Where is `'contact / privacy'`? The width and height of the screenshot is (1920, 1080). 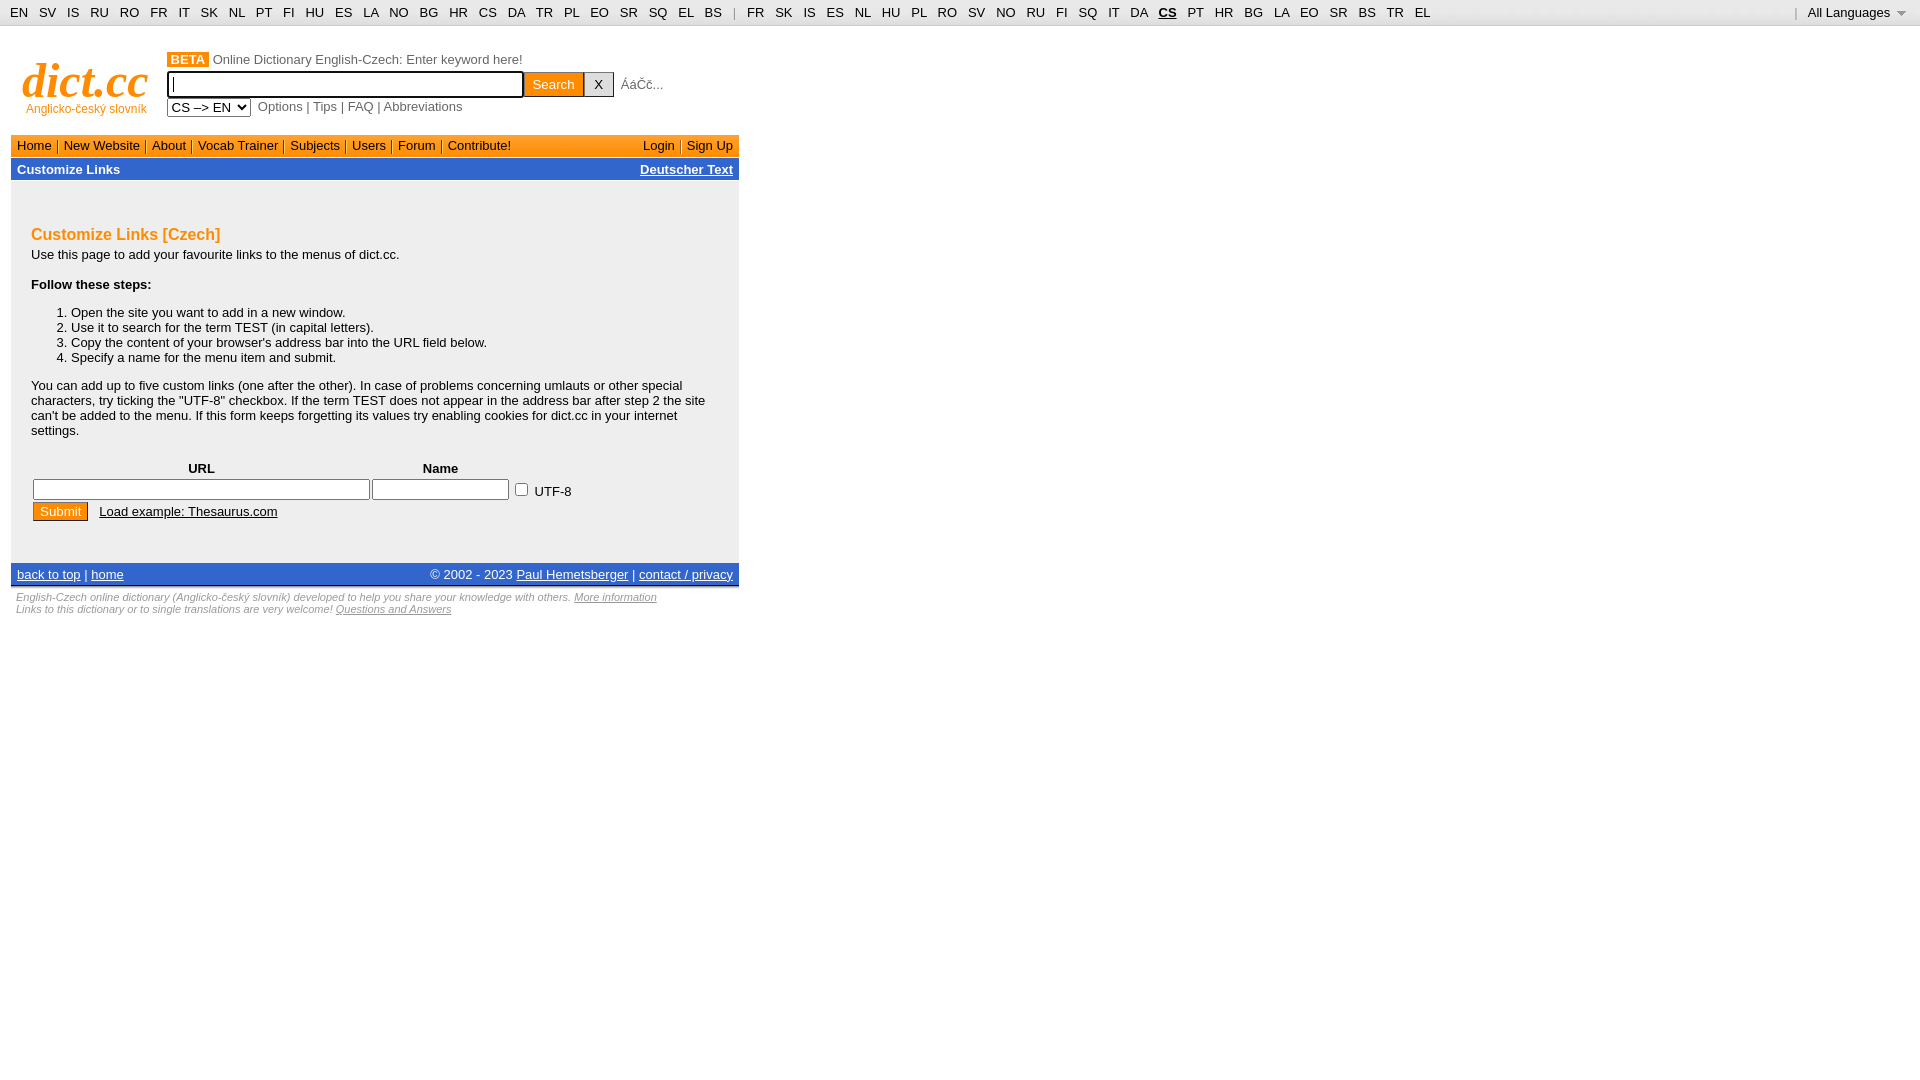 'contact / privacy' is located at coordinates (686, 573).